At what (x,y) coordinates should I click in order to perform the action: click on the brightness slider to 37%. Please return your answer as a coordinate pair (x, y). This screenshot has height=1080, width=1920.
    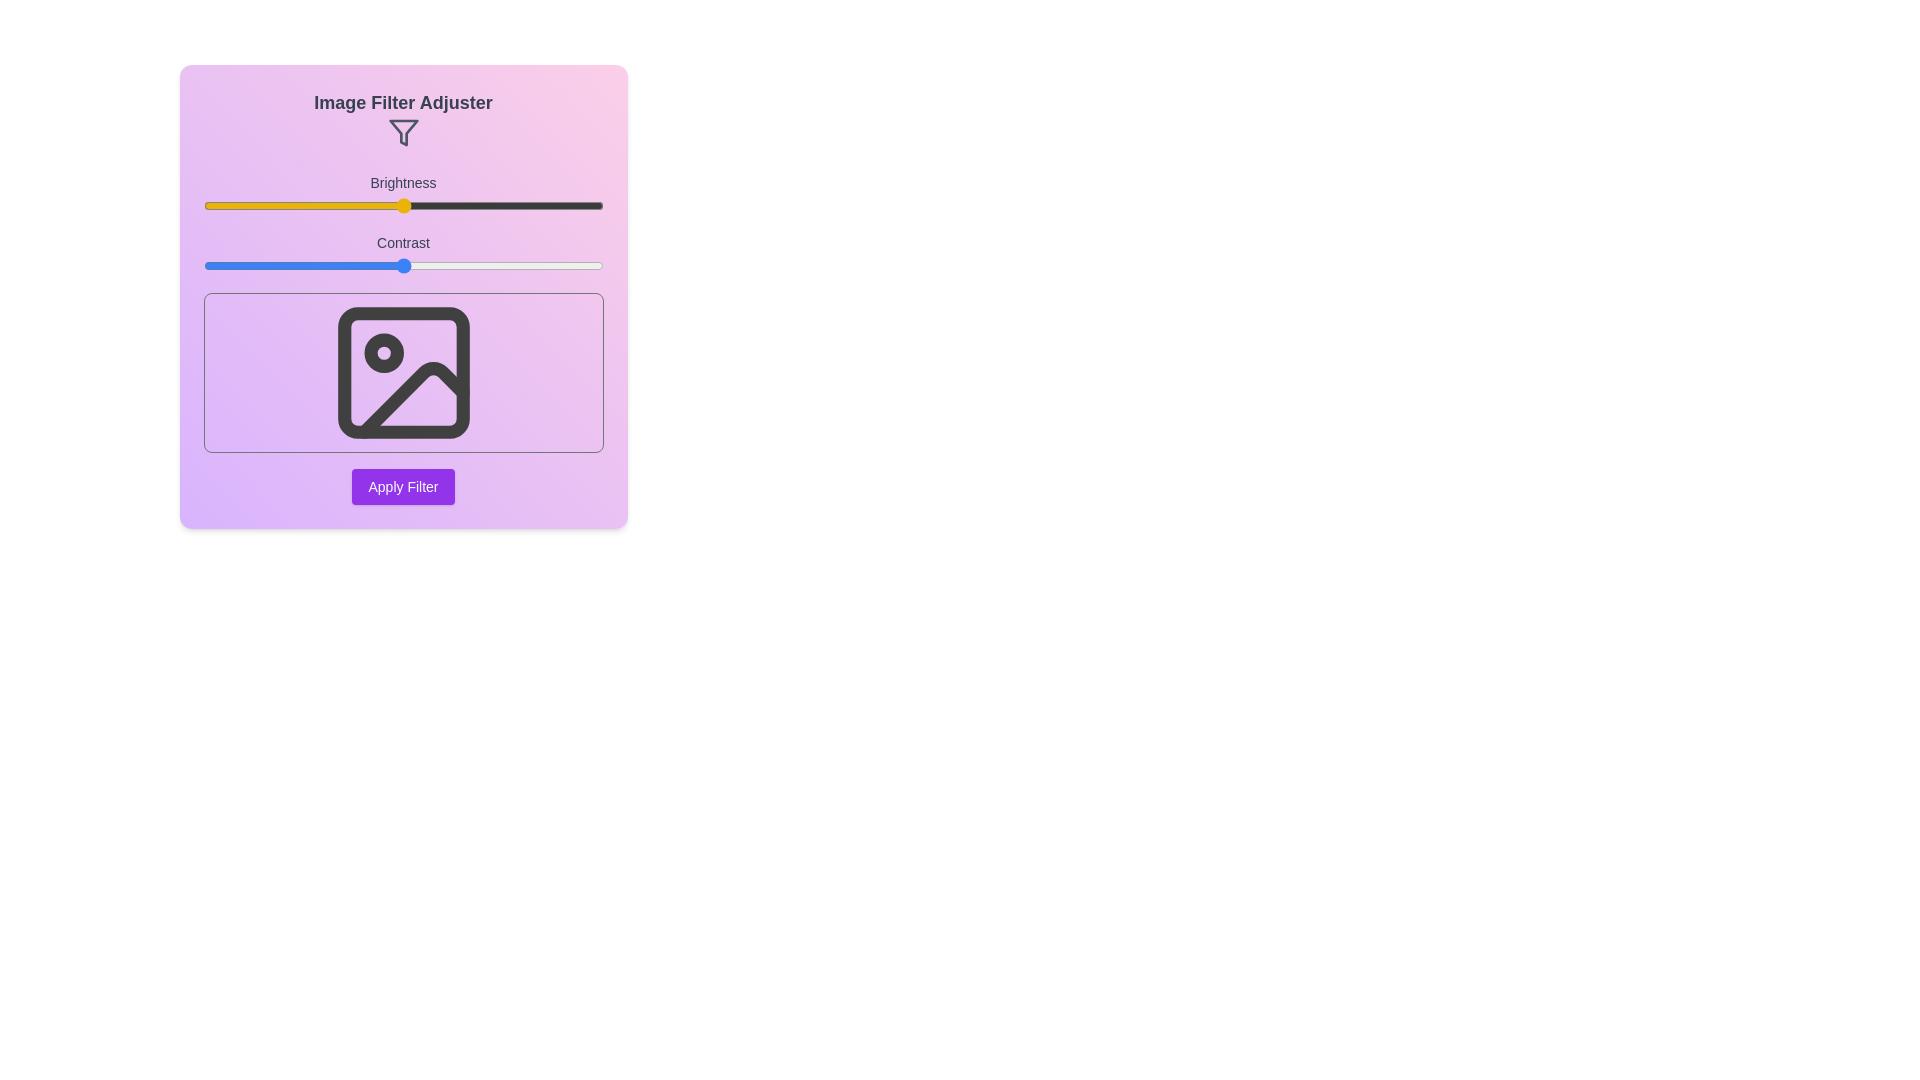
    Looking at the image, I should click on (351, 205).